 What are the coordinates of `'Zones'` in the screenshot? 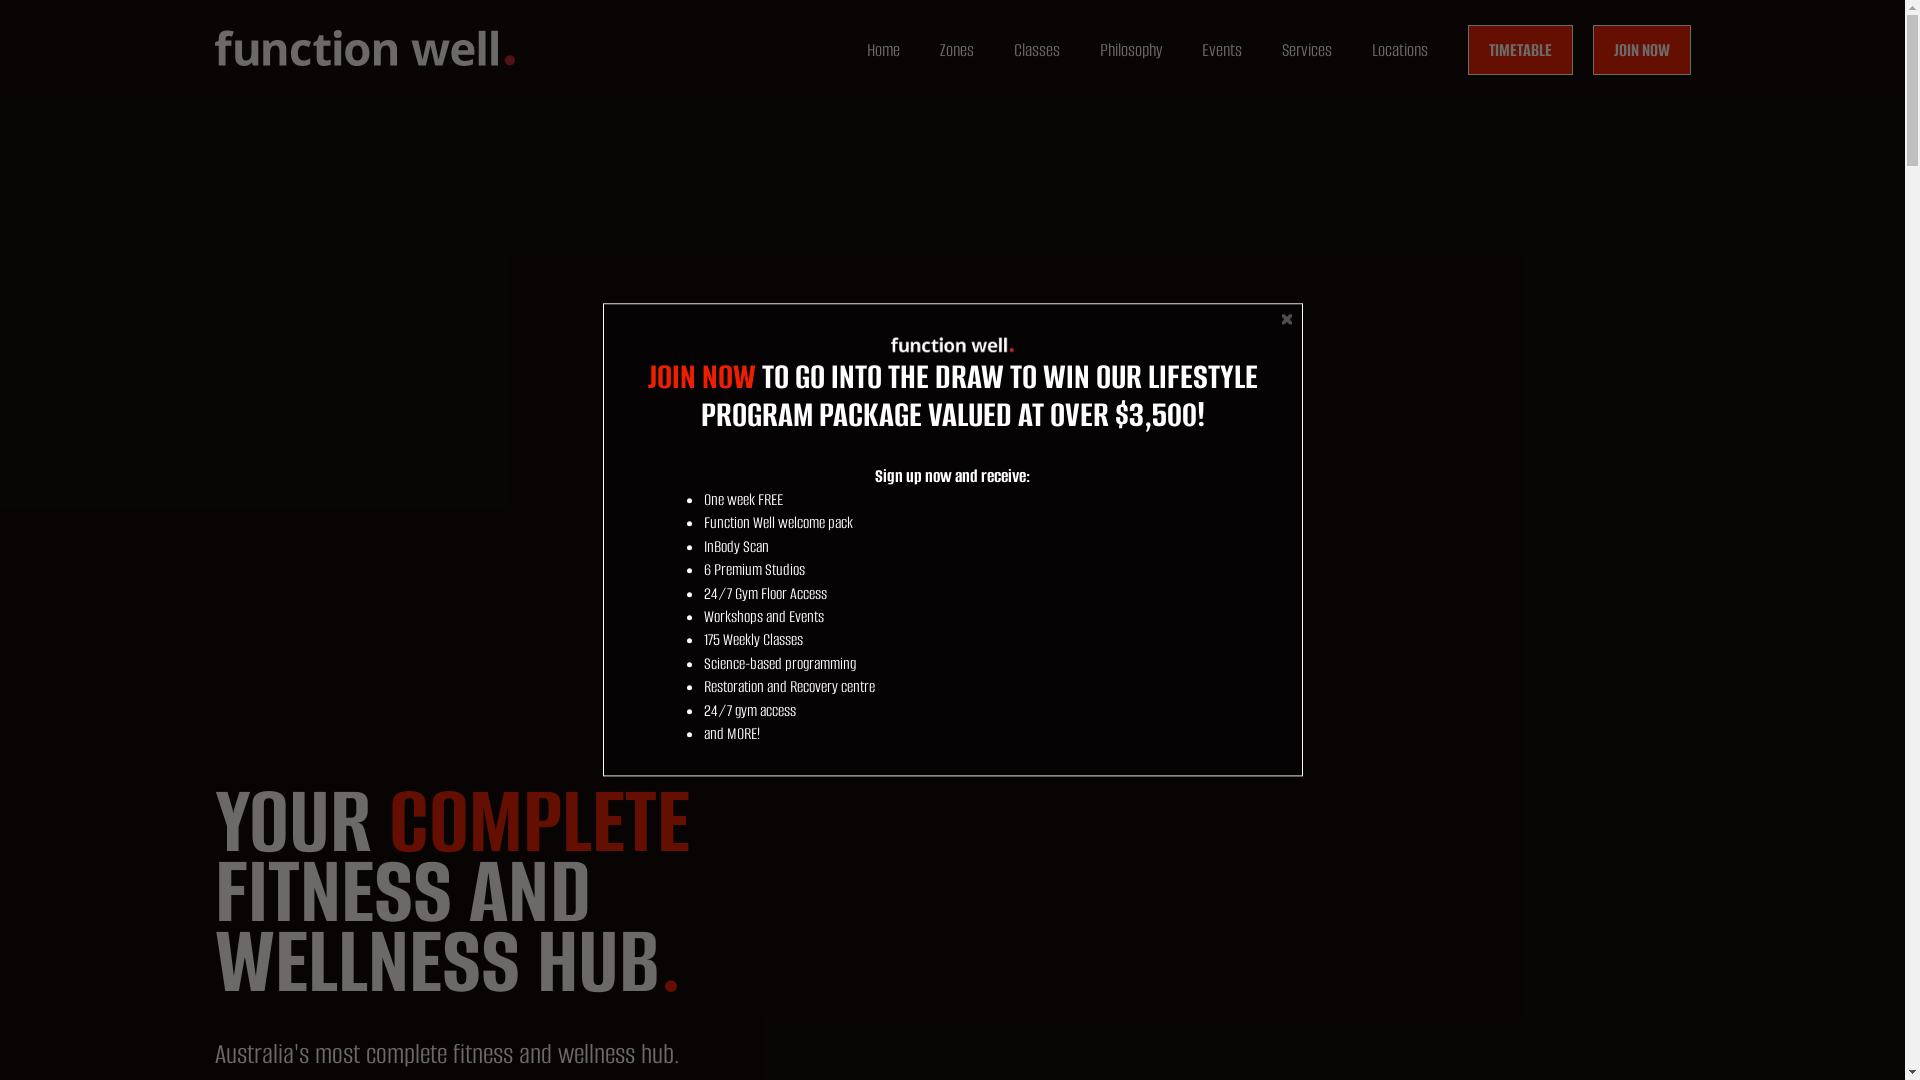 It's located at (955, 49).